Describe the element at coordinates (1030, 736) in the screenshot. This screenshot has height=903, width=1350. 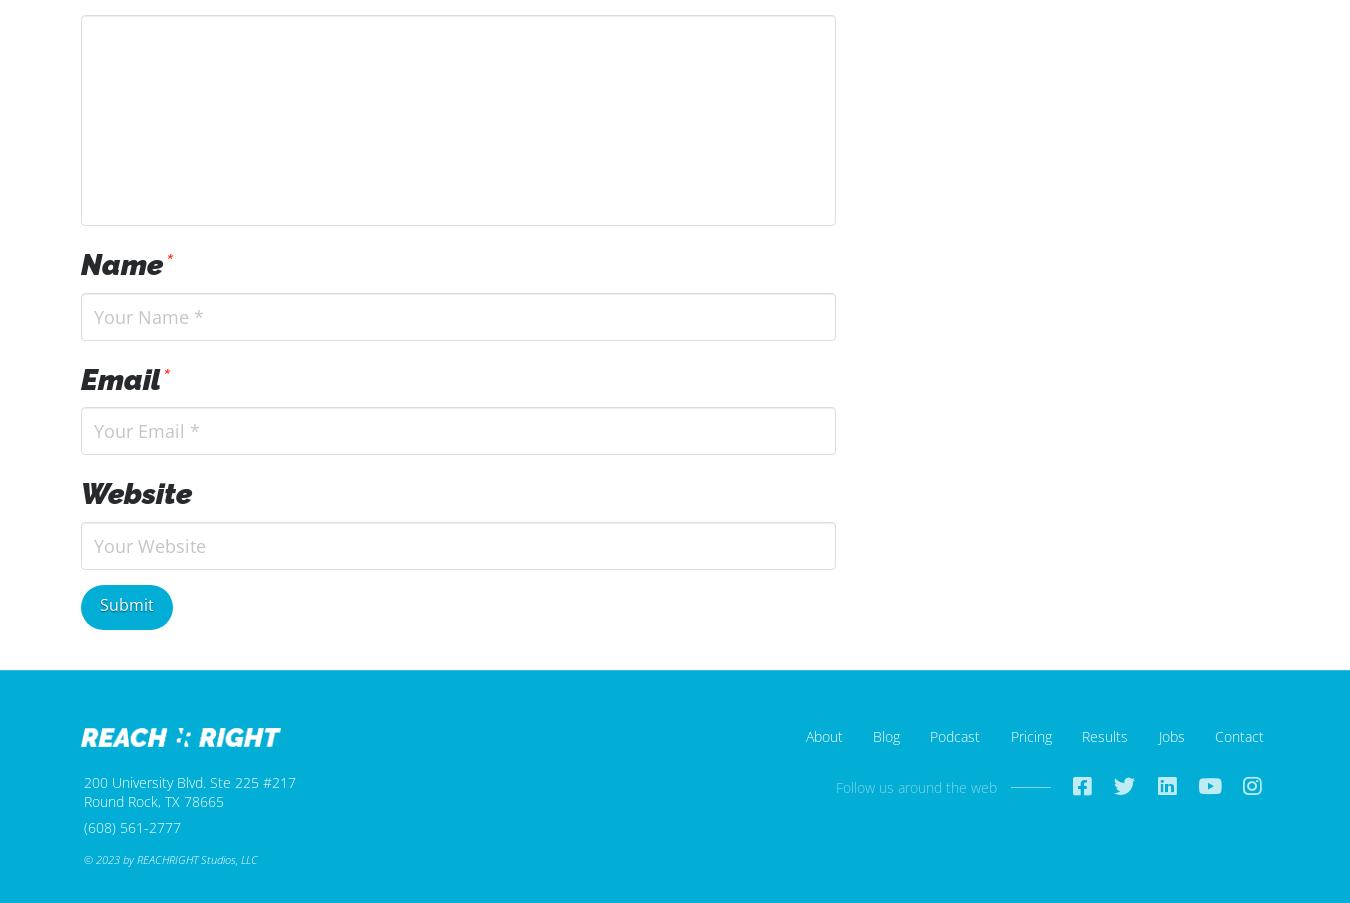
I see `'Pricing'` at that location.